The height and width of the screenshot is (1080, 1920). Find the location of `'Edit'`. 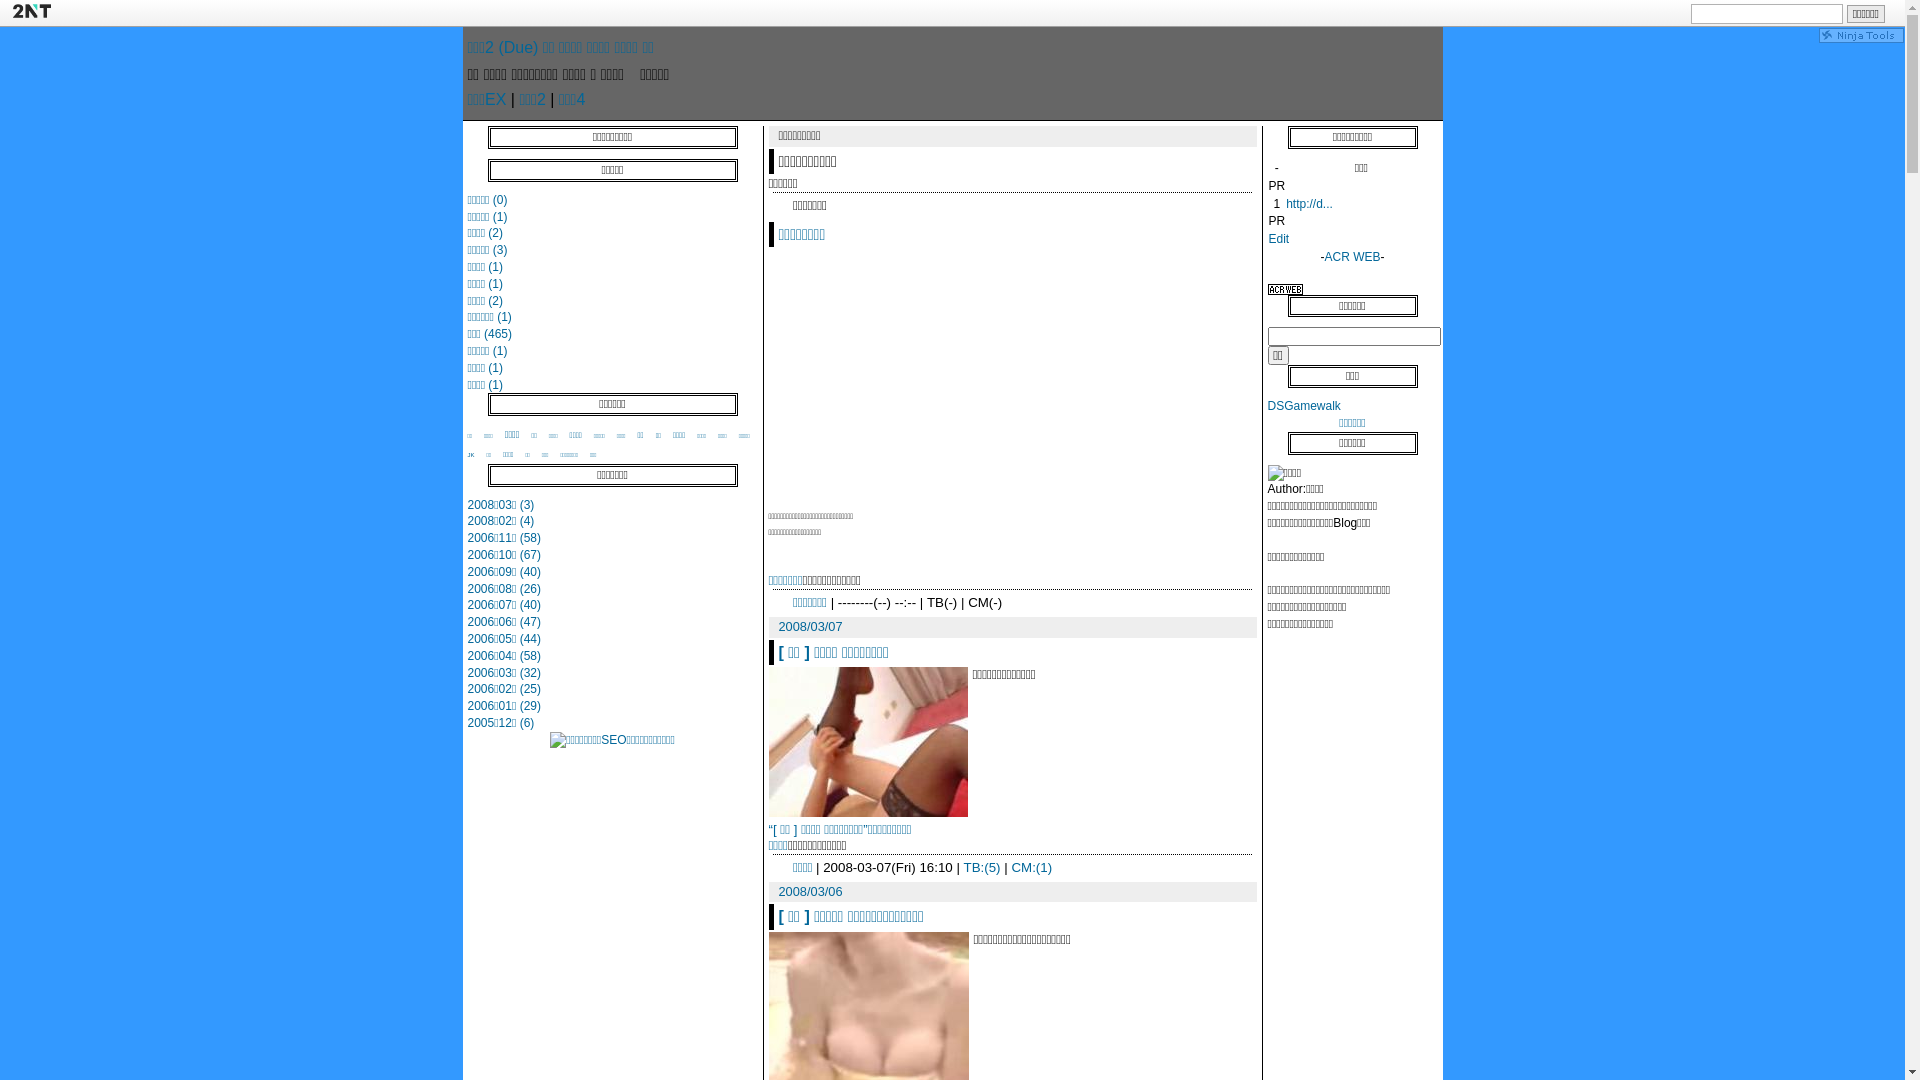

'Edit' is located at coordinates (1266, 238).